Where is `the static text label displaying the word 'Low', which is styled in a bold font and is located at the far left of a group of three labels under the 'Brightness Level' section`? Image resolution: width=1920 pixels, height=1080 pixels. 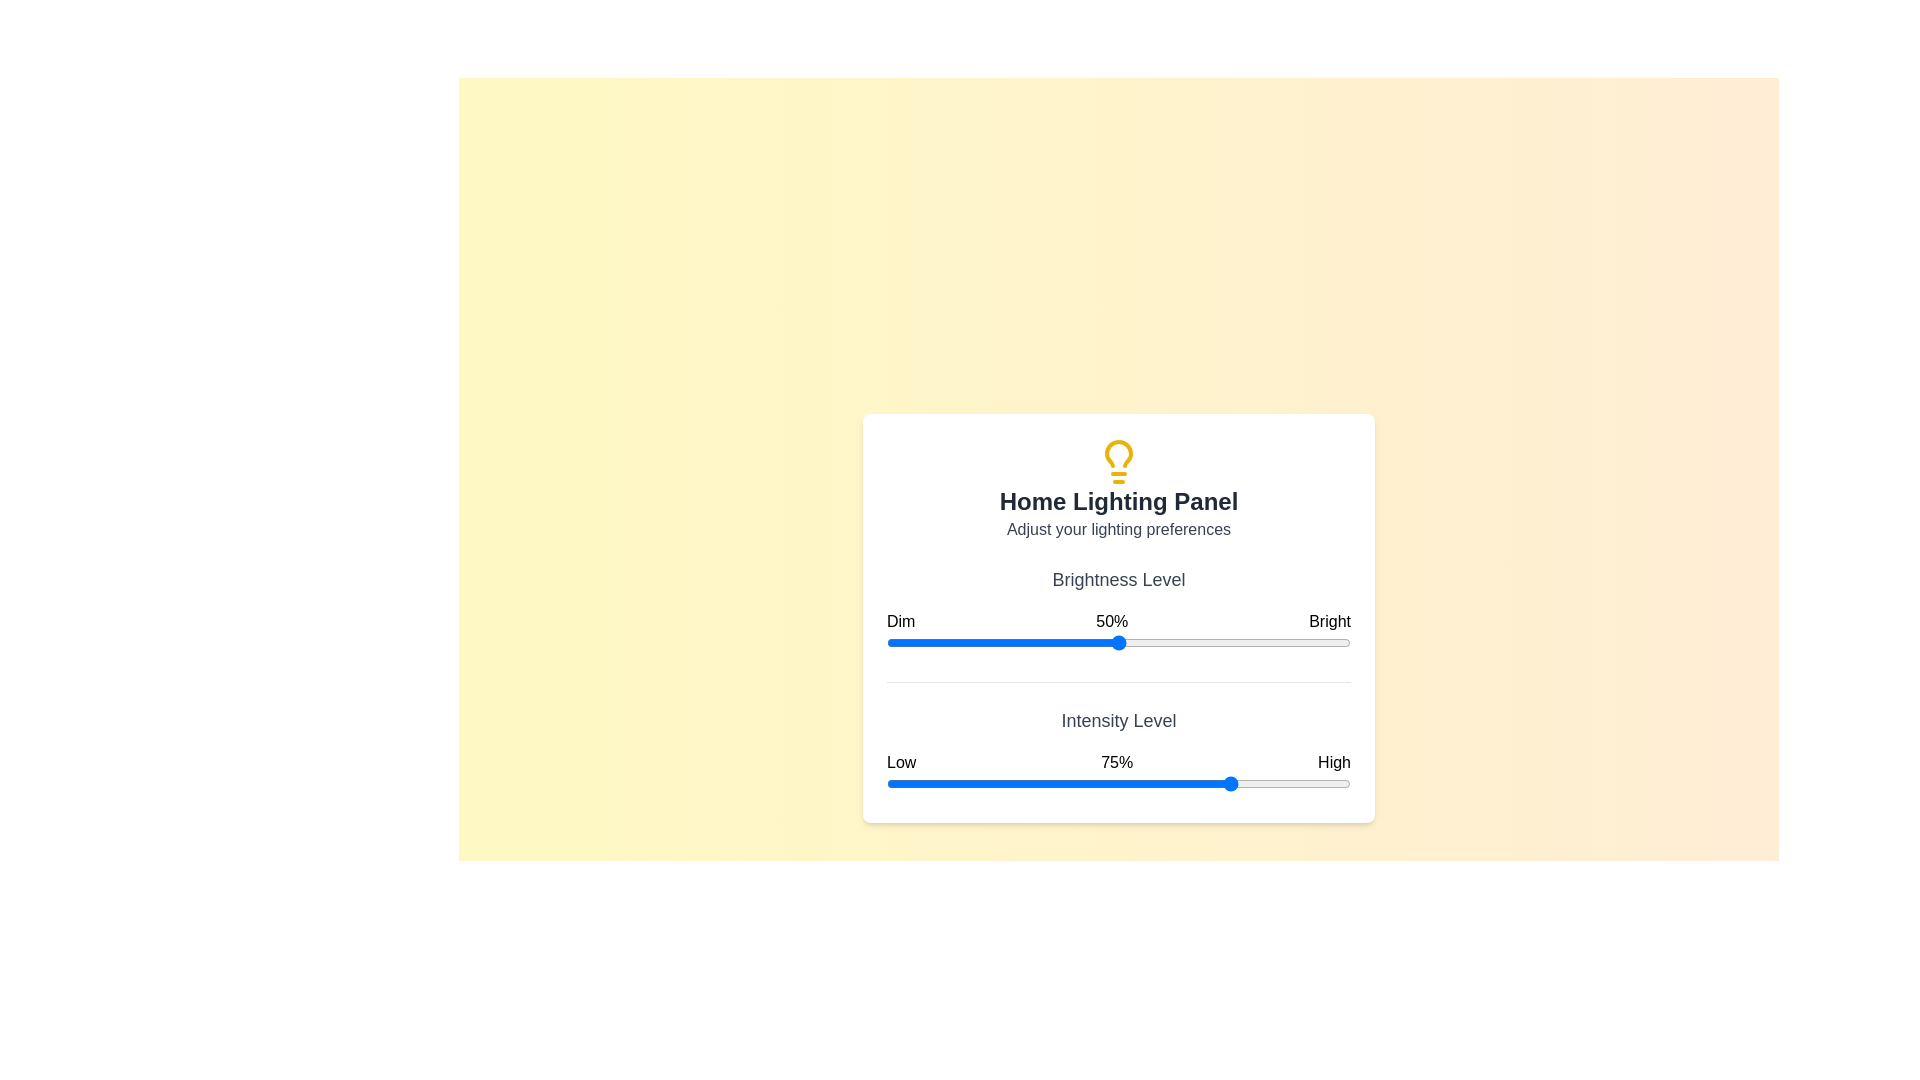
the static text label displaying the word 'Low', which is styled in a bold font and is located at the far left of a group of three labels under the 'Brightness Level' section is located at coordinates (900, 762).